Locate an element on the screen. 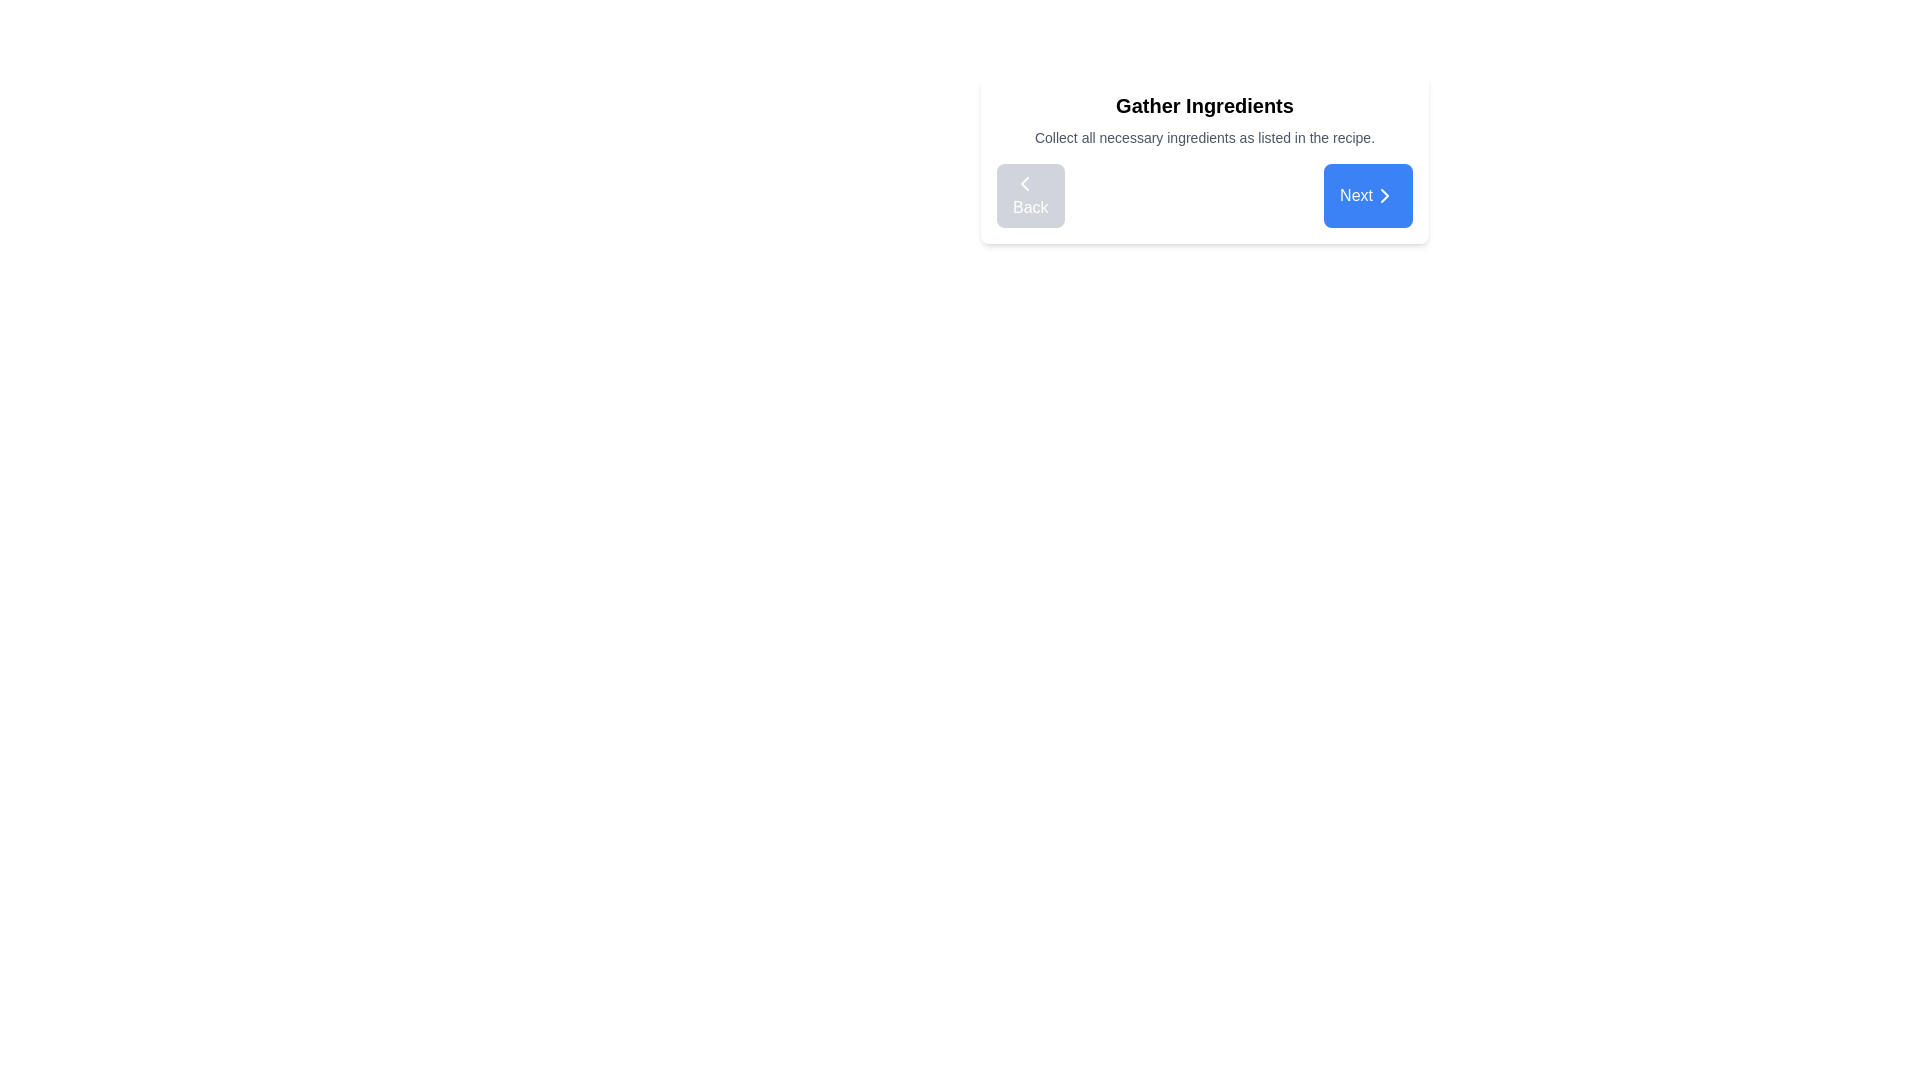 The width and height of the screenshot is (1920, 1080). the 'Next' button located in the bottom-right corner of the interface card, which contains the chevron SVG icon indicating progression is located at coordinates (1384, 196).